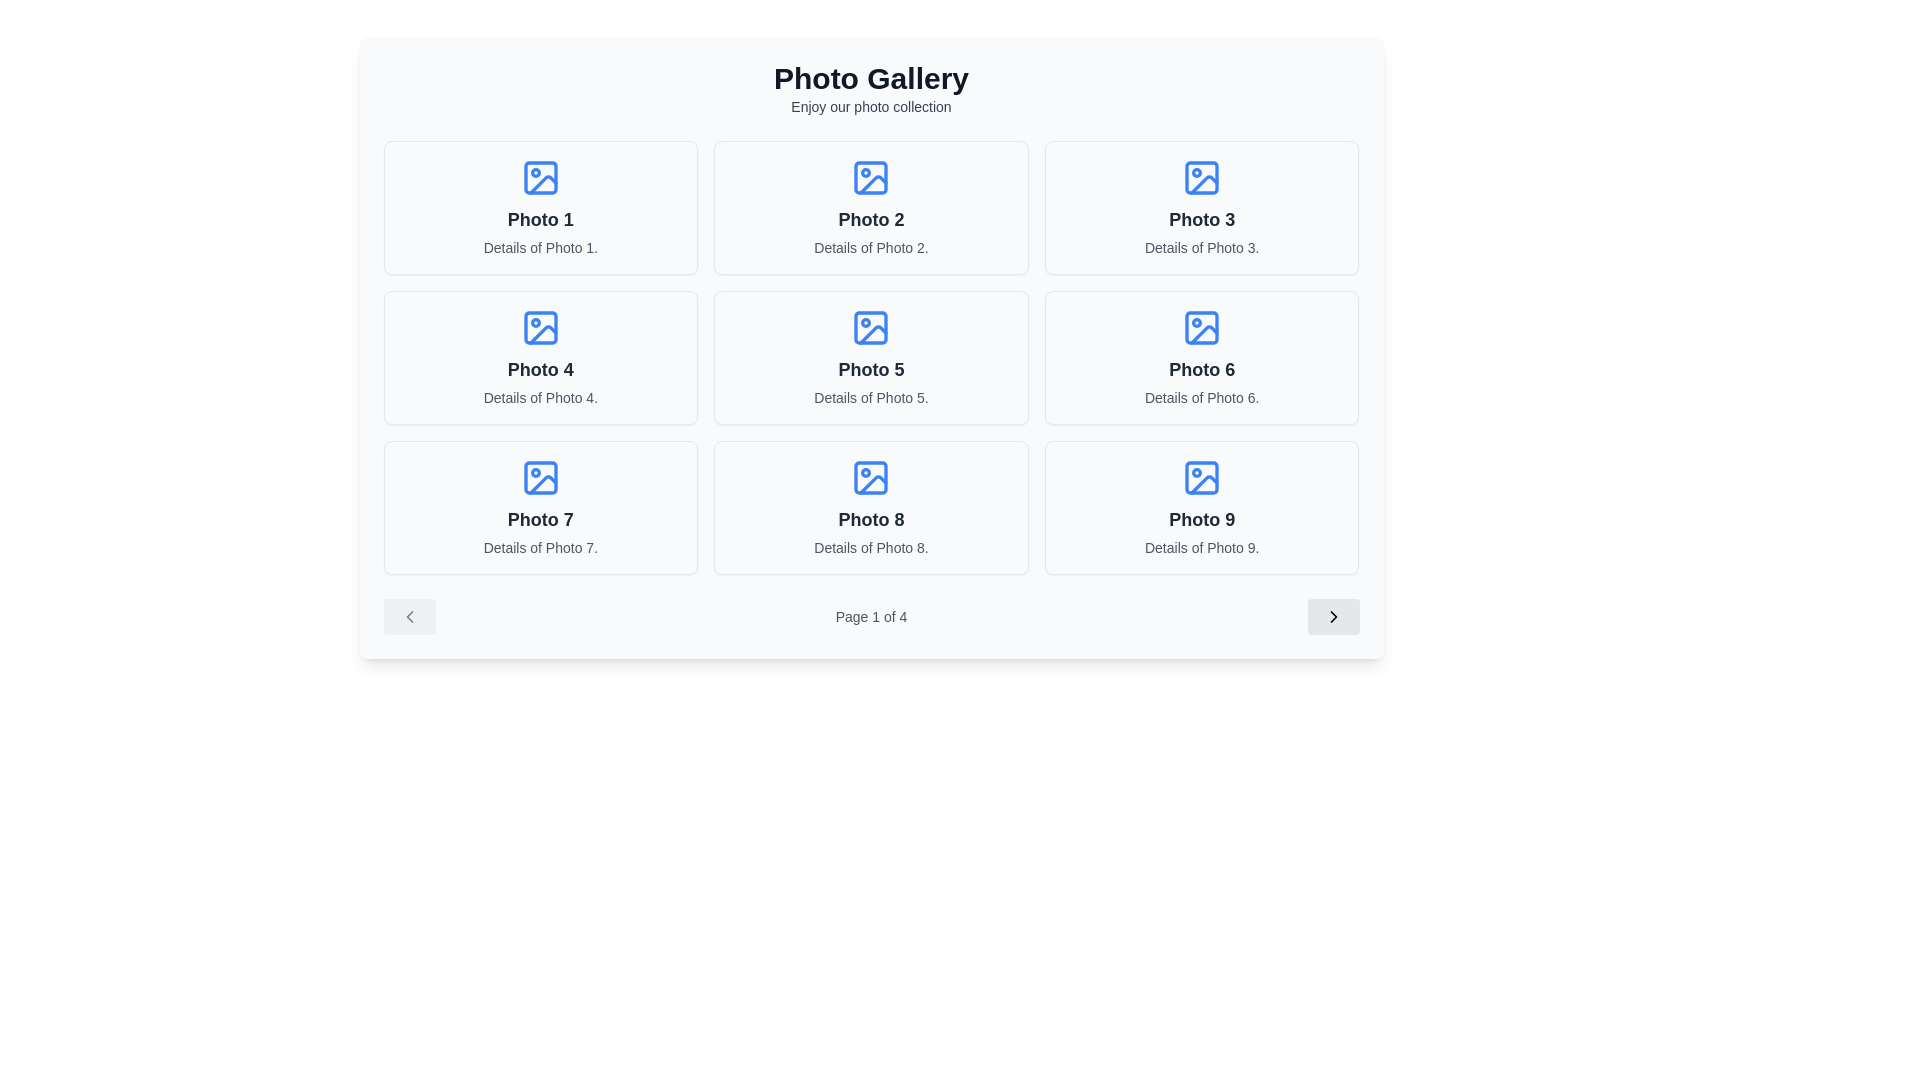  Describe the element at coordinates (408, 616) in the screenshot. I see `the left-pointing chevron arrow icon button located in the pagination navigation section at the lower left of the interface` at that location.